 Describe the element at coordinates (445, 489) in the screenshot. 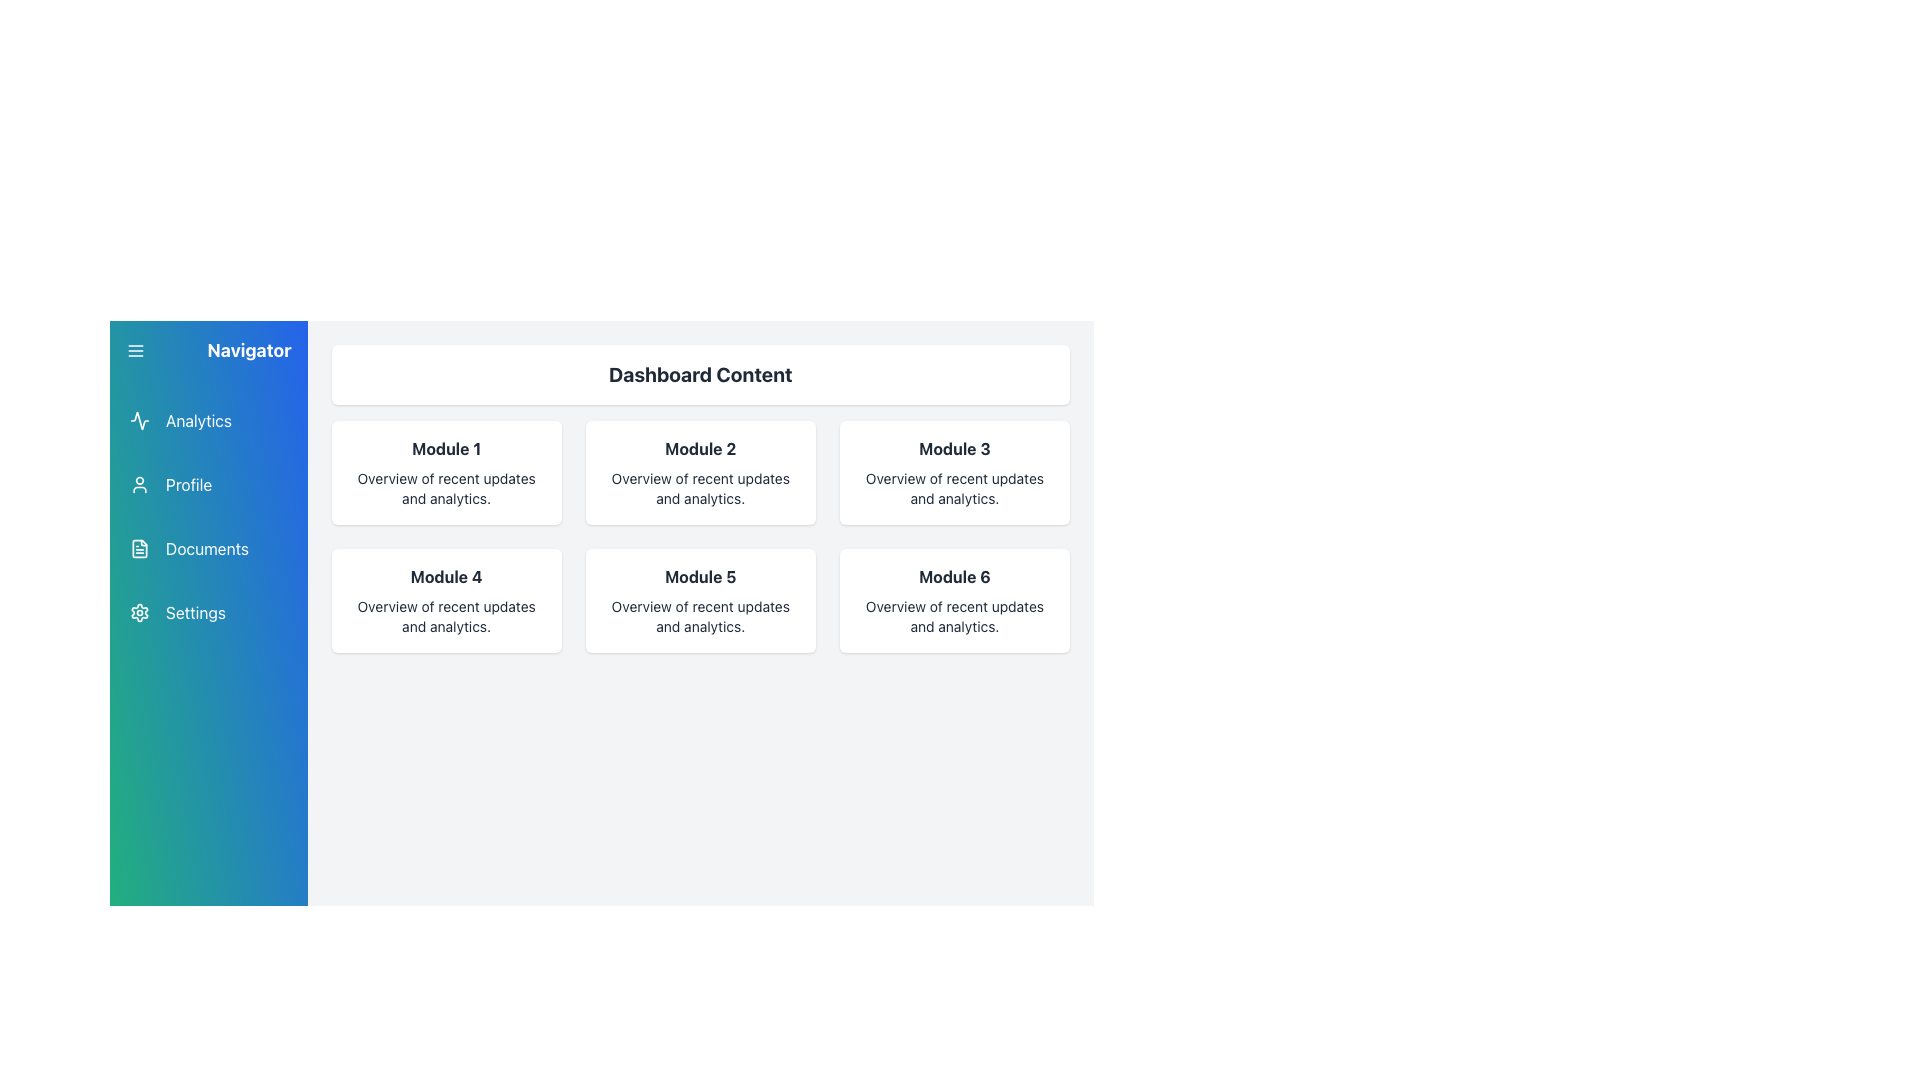

I see `the static informational text that says 'Overview of recent updates and analytics.', located directly under 'Module 1' in a white, rounded rectangle card` at that location.